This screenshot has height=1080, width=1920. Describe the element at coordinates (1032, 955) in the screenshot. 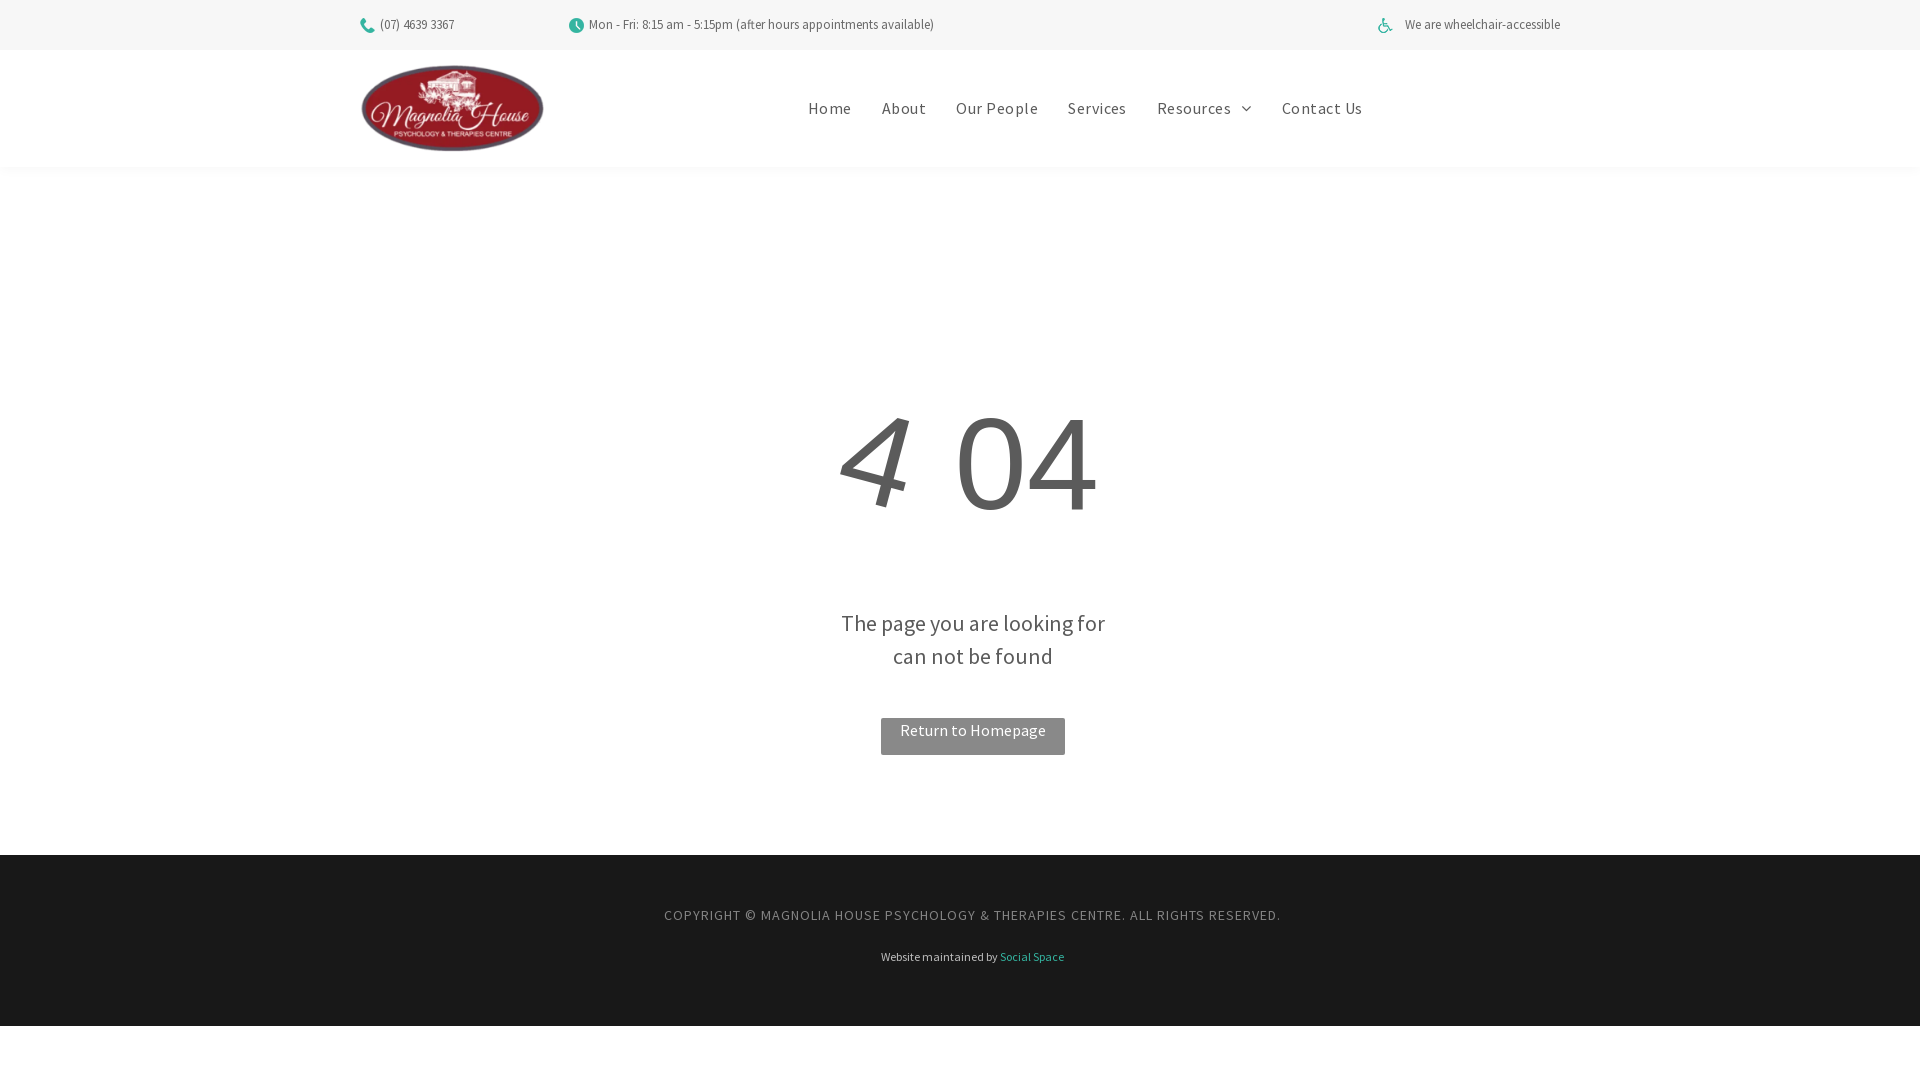

I see `'Social Space'` at that location.